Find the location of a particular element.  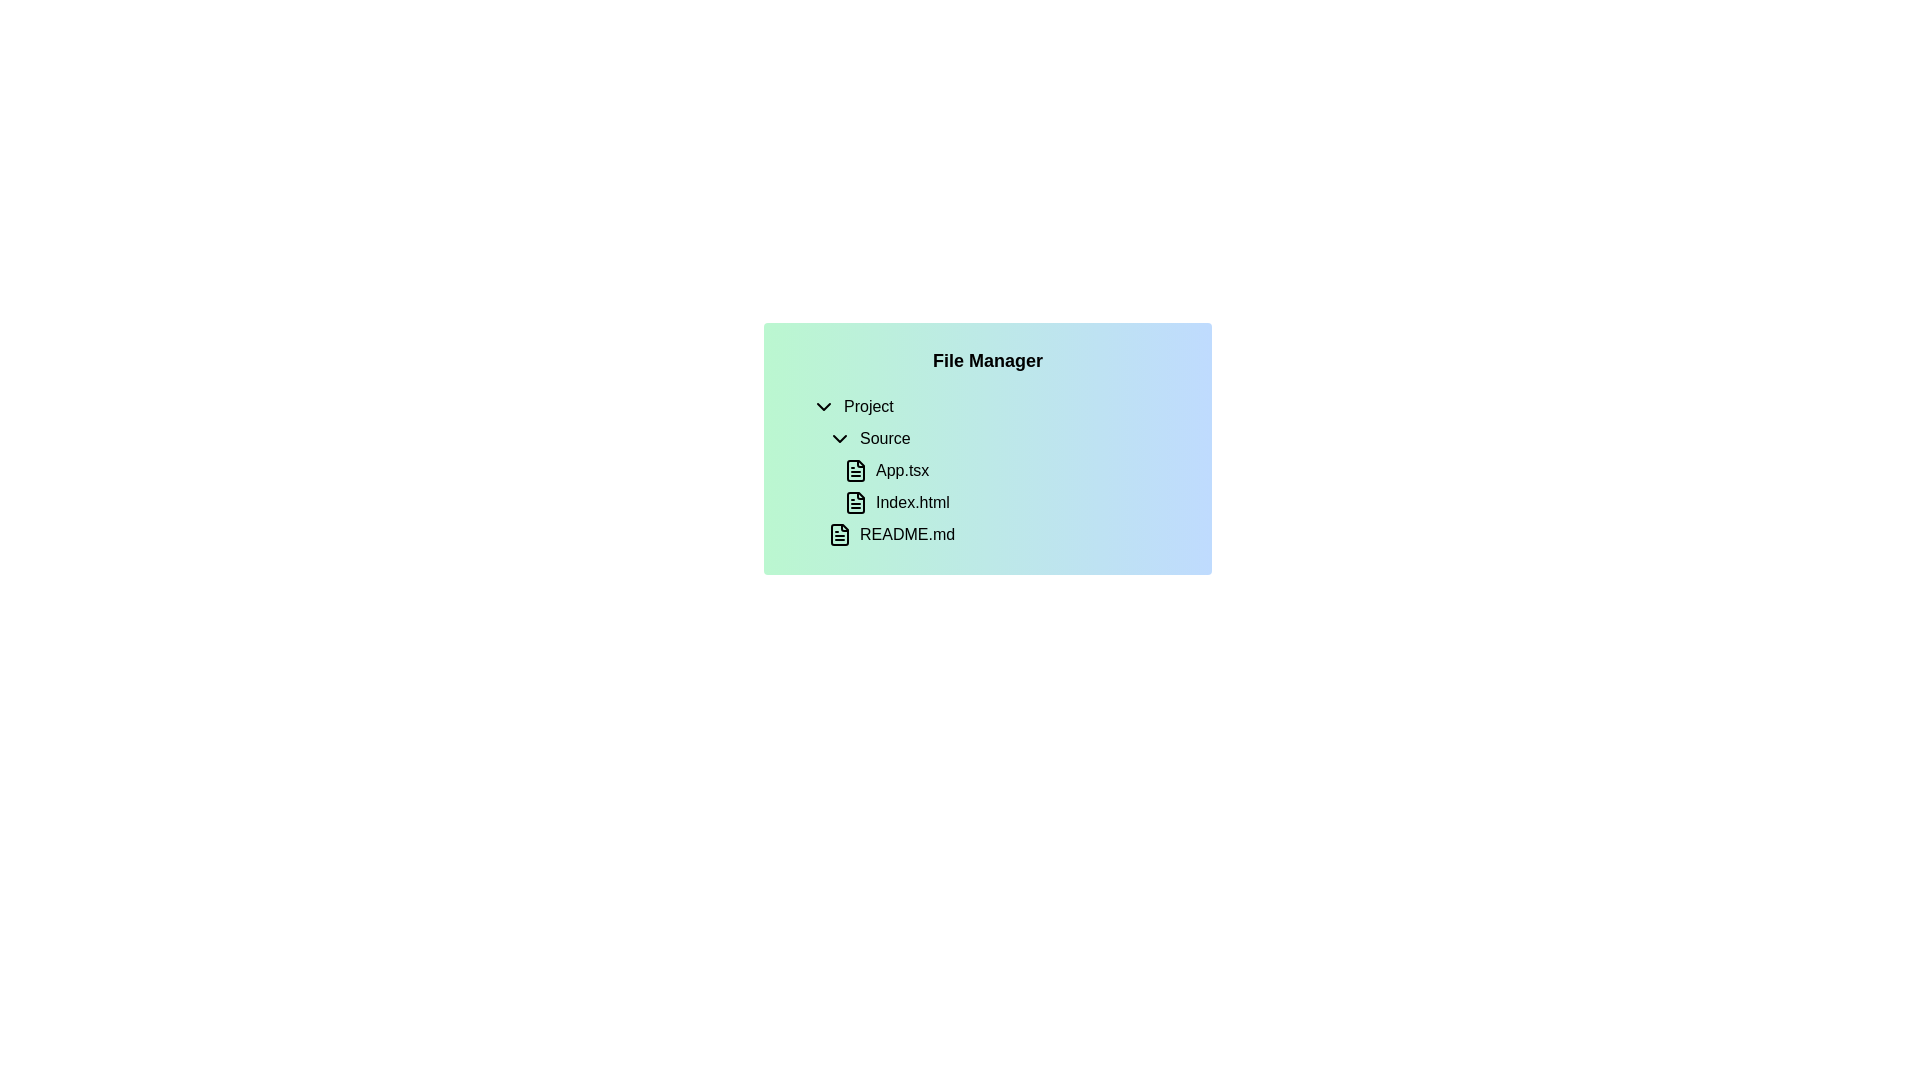

the document icon located to the left of the 'README.md' text label in the file list section of the 'Source' category in the 'File Manager' interface is located at coordinates (840, 534).